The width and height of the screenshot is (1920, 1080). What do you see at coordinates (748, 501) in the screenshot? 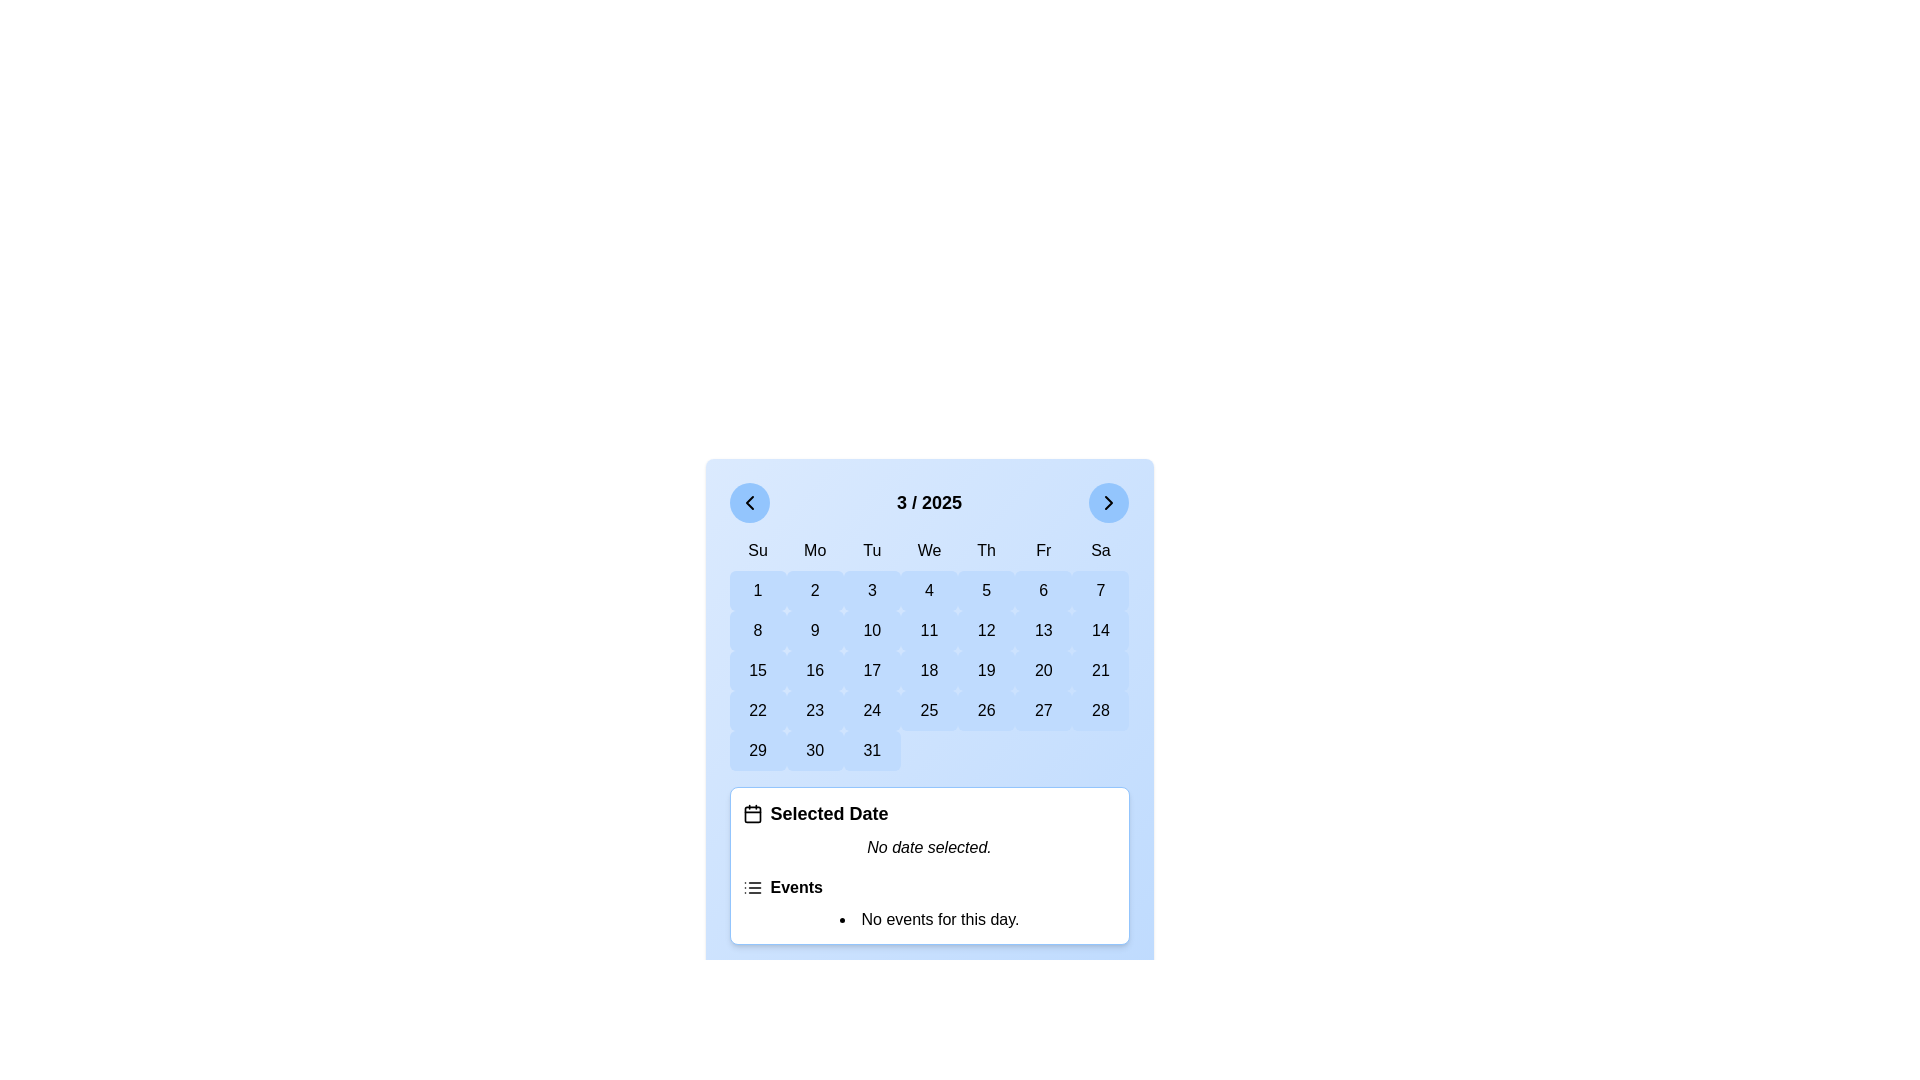
I see `the circular button with a blue background and a left-pointing chevron icon, located at the top-left of the calendar interface` at bounding box center [748, 501].